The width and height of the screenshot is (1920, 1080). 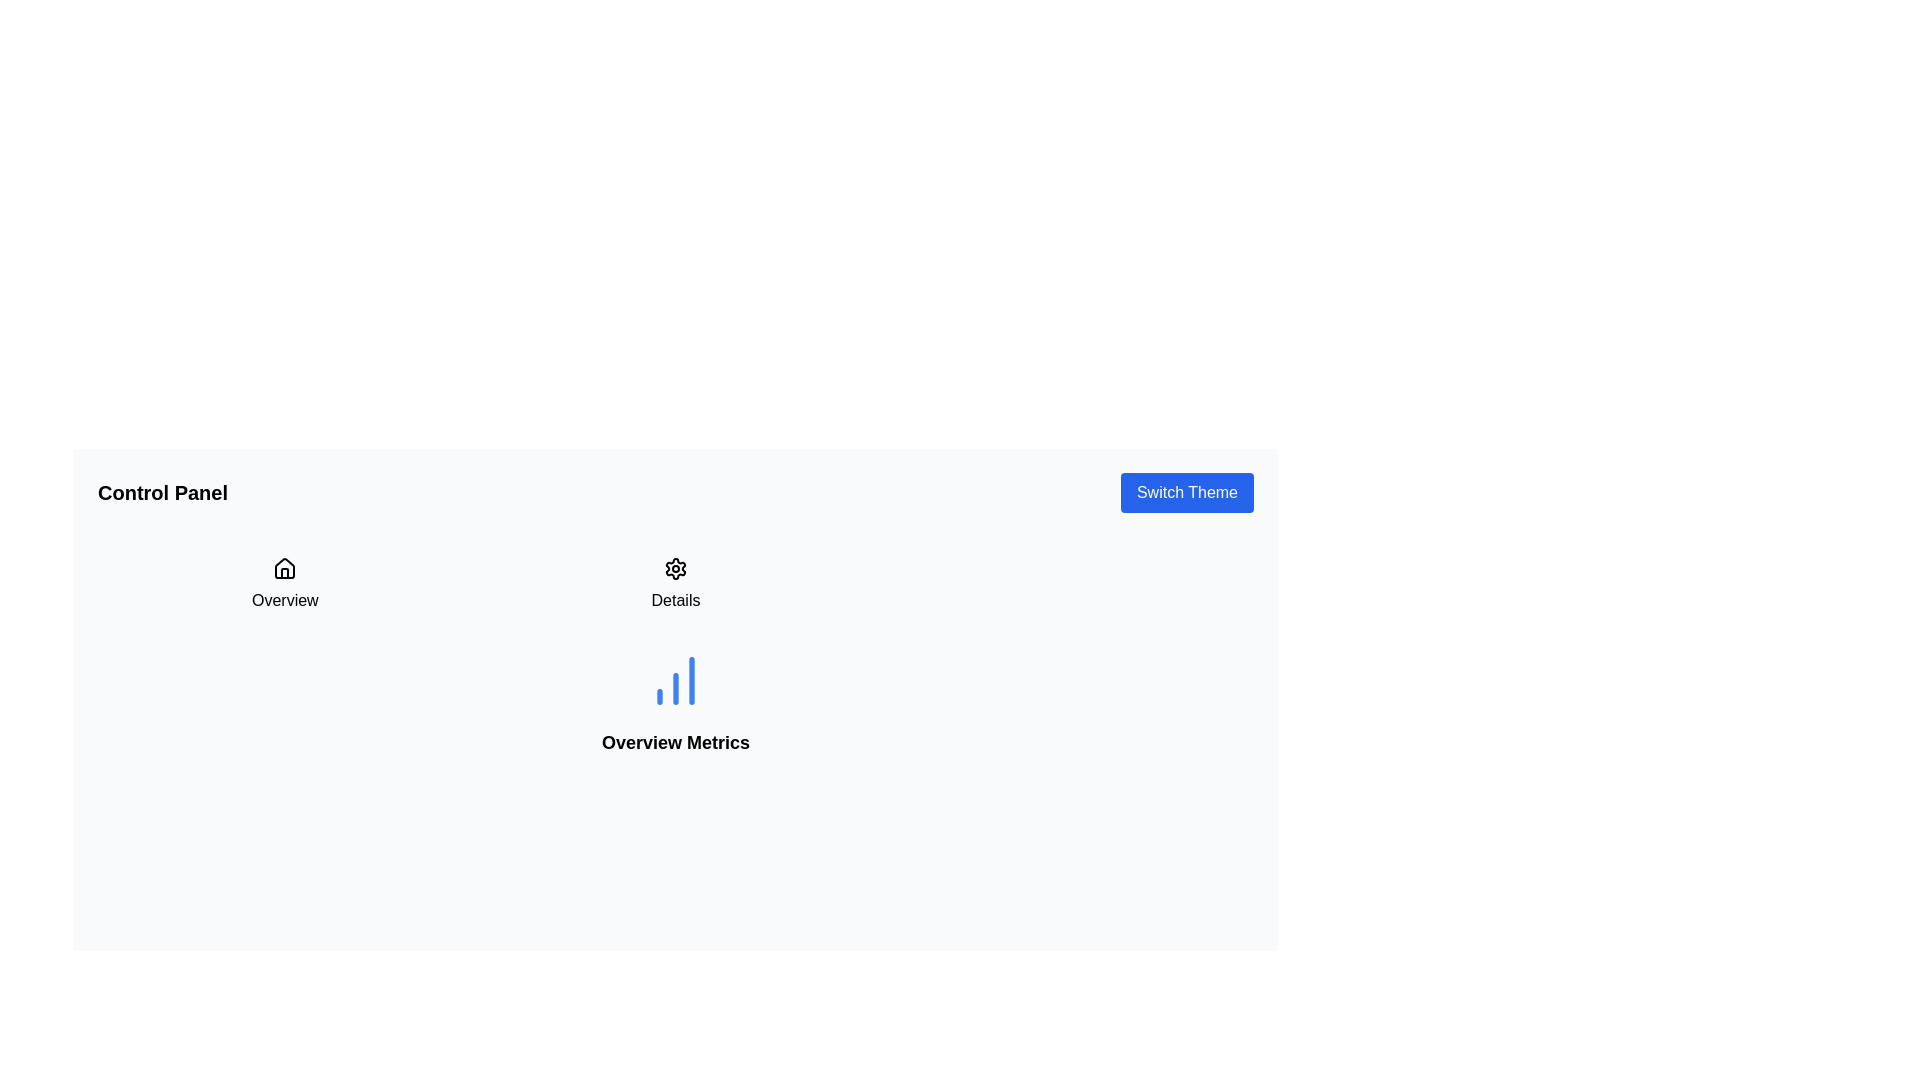 I want to click on the text content of the 'Control Panel' label, which is a prominent header styled in bold and large font, located in the top-left section of the interface, so click(x=163, y=493).